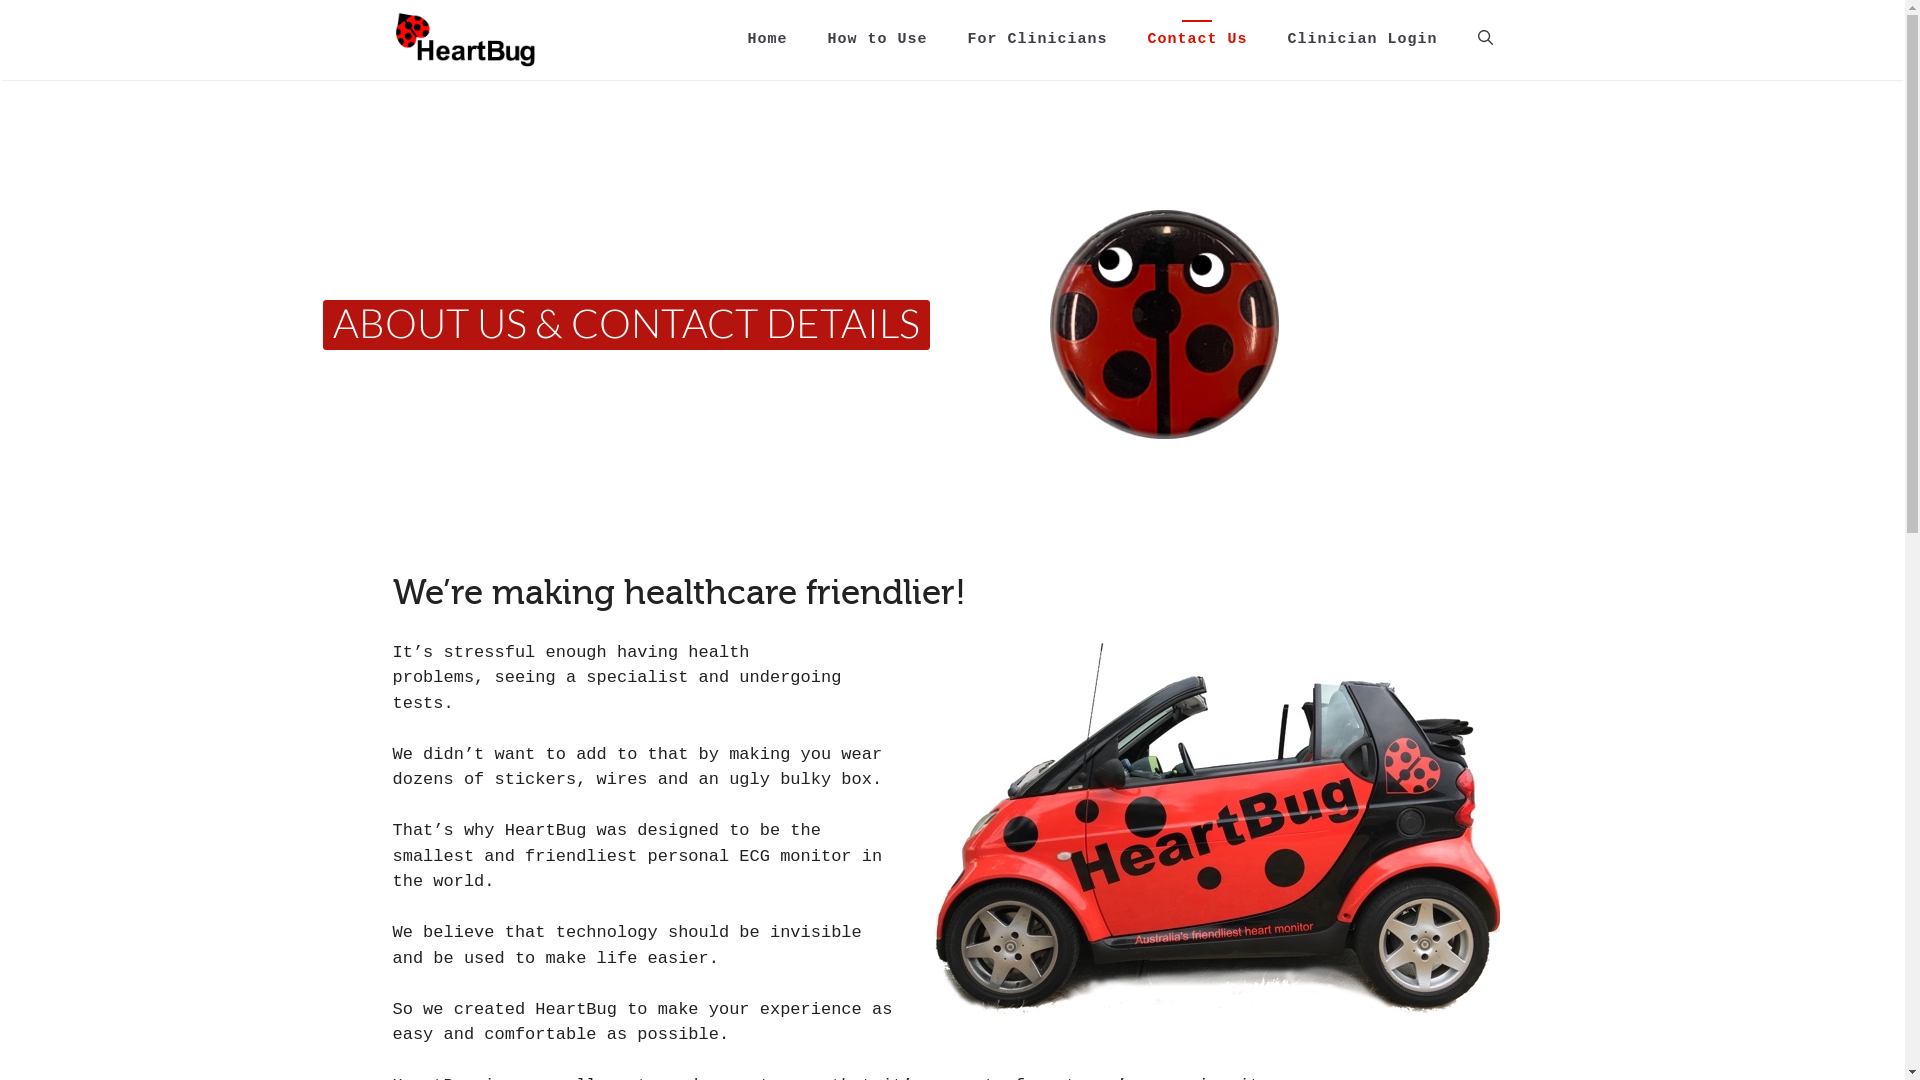 Image resolution: width=1920 pixels, height=1080 pixels. Describe the element at coordinates (1361, 39) in the screenshot. I see `'Clinician Login'` at that location.